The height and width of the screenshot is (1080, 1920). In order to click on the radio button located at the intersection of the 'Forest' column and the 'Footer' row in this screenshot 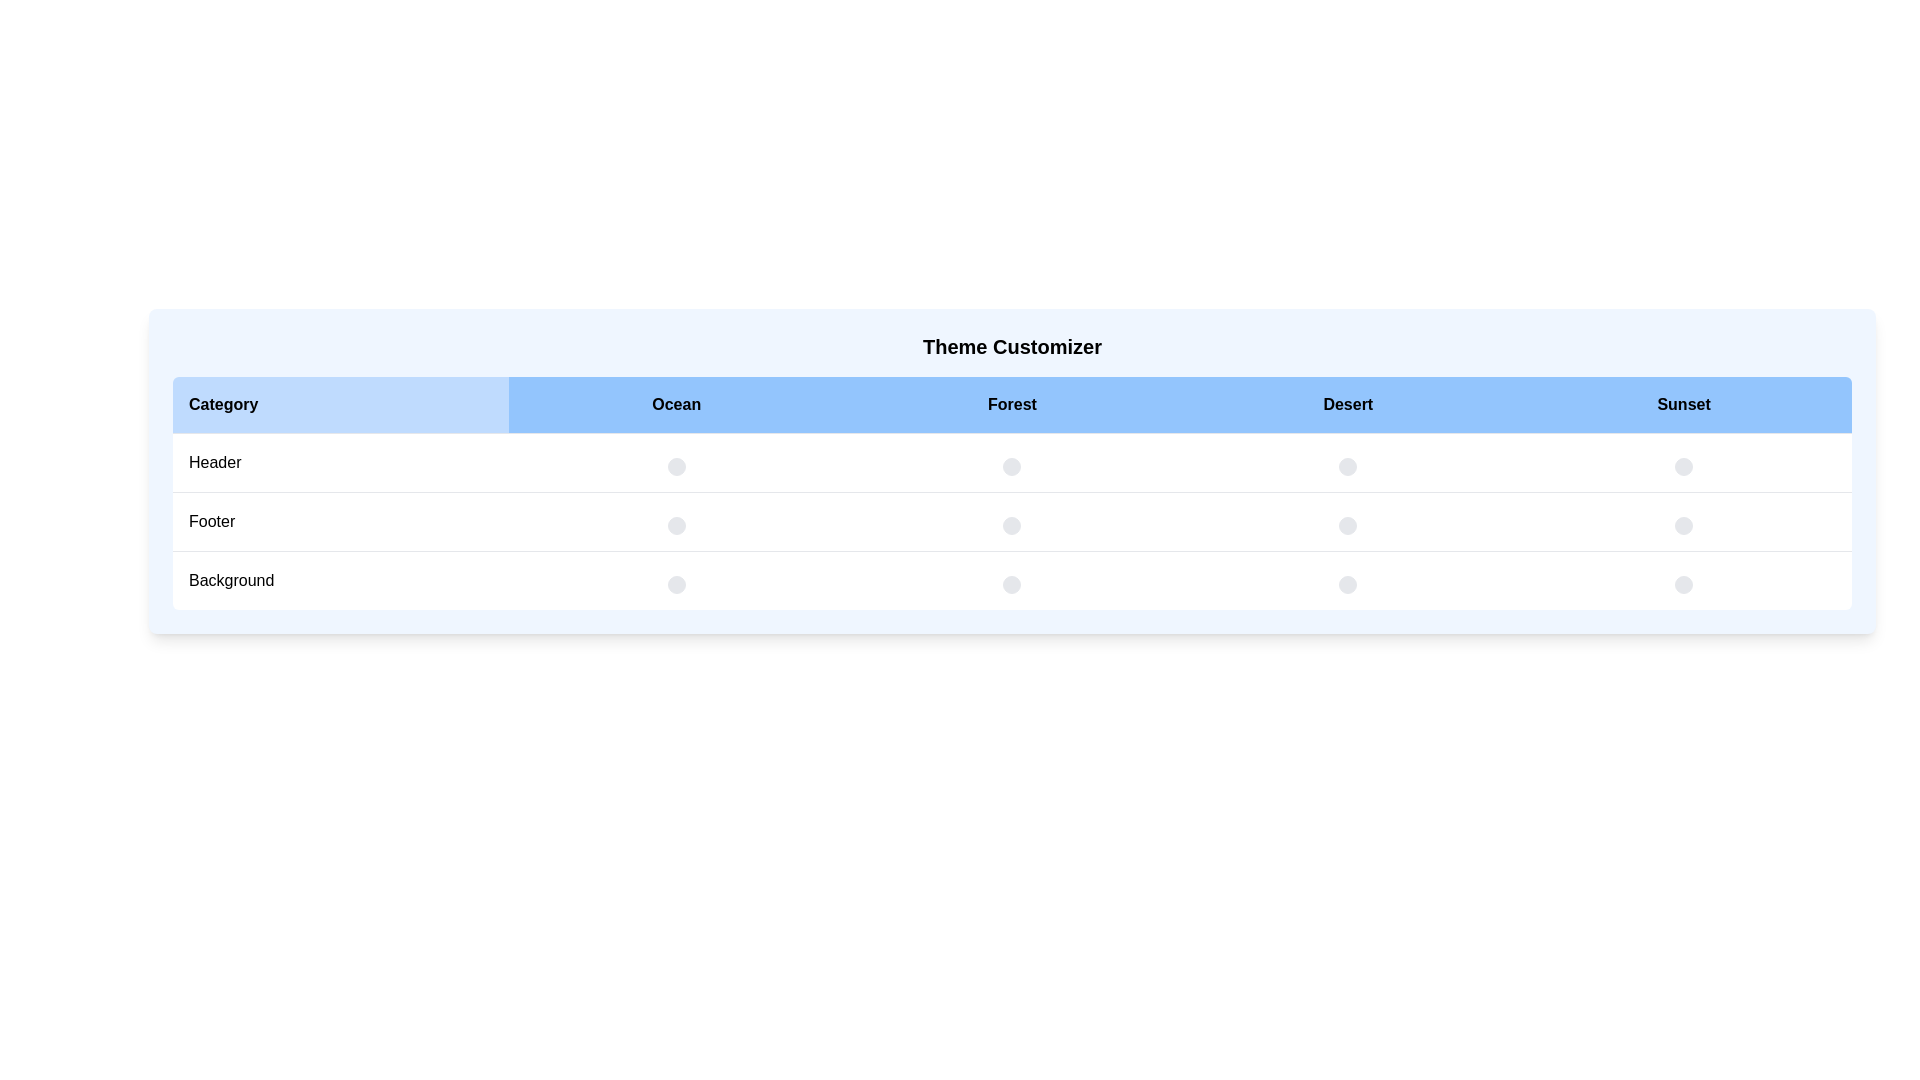, I will do `click(1012, 524)`.